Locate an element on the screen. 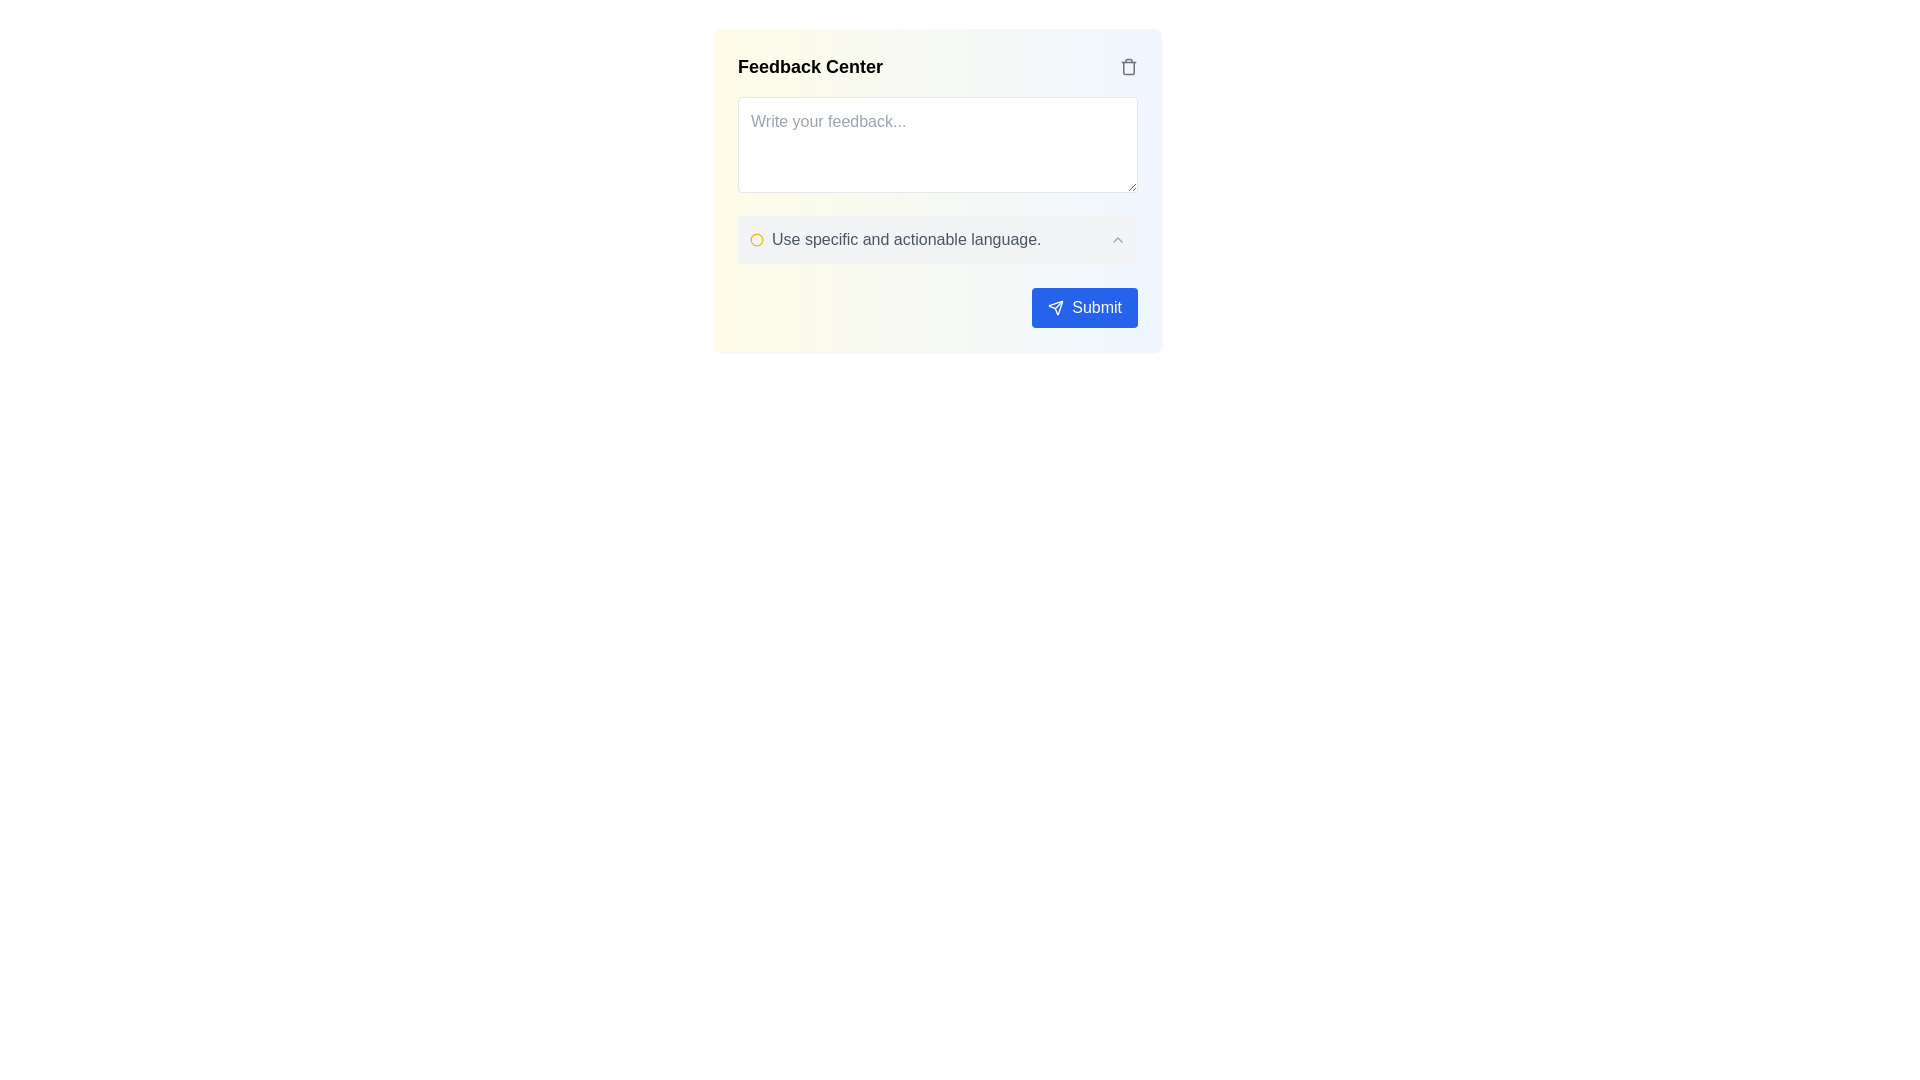 This screenshot has height=1080, width=1920. the trash bin icon button located in the top right corner of the feedback interface is located at coordinates (1128, 65).